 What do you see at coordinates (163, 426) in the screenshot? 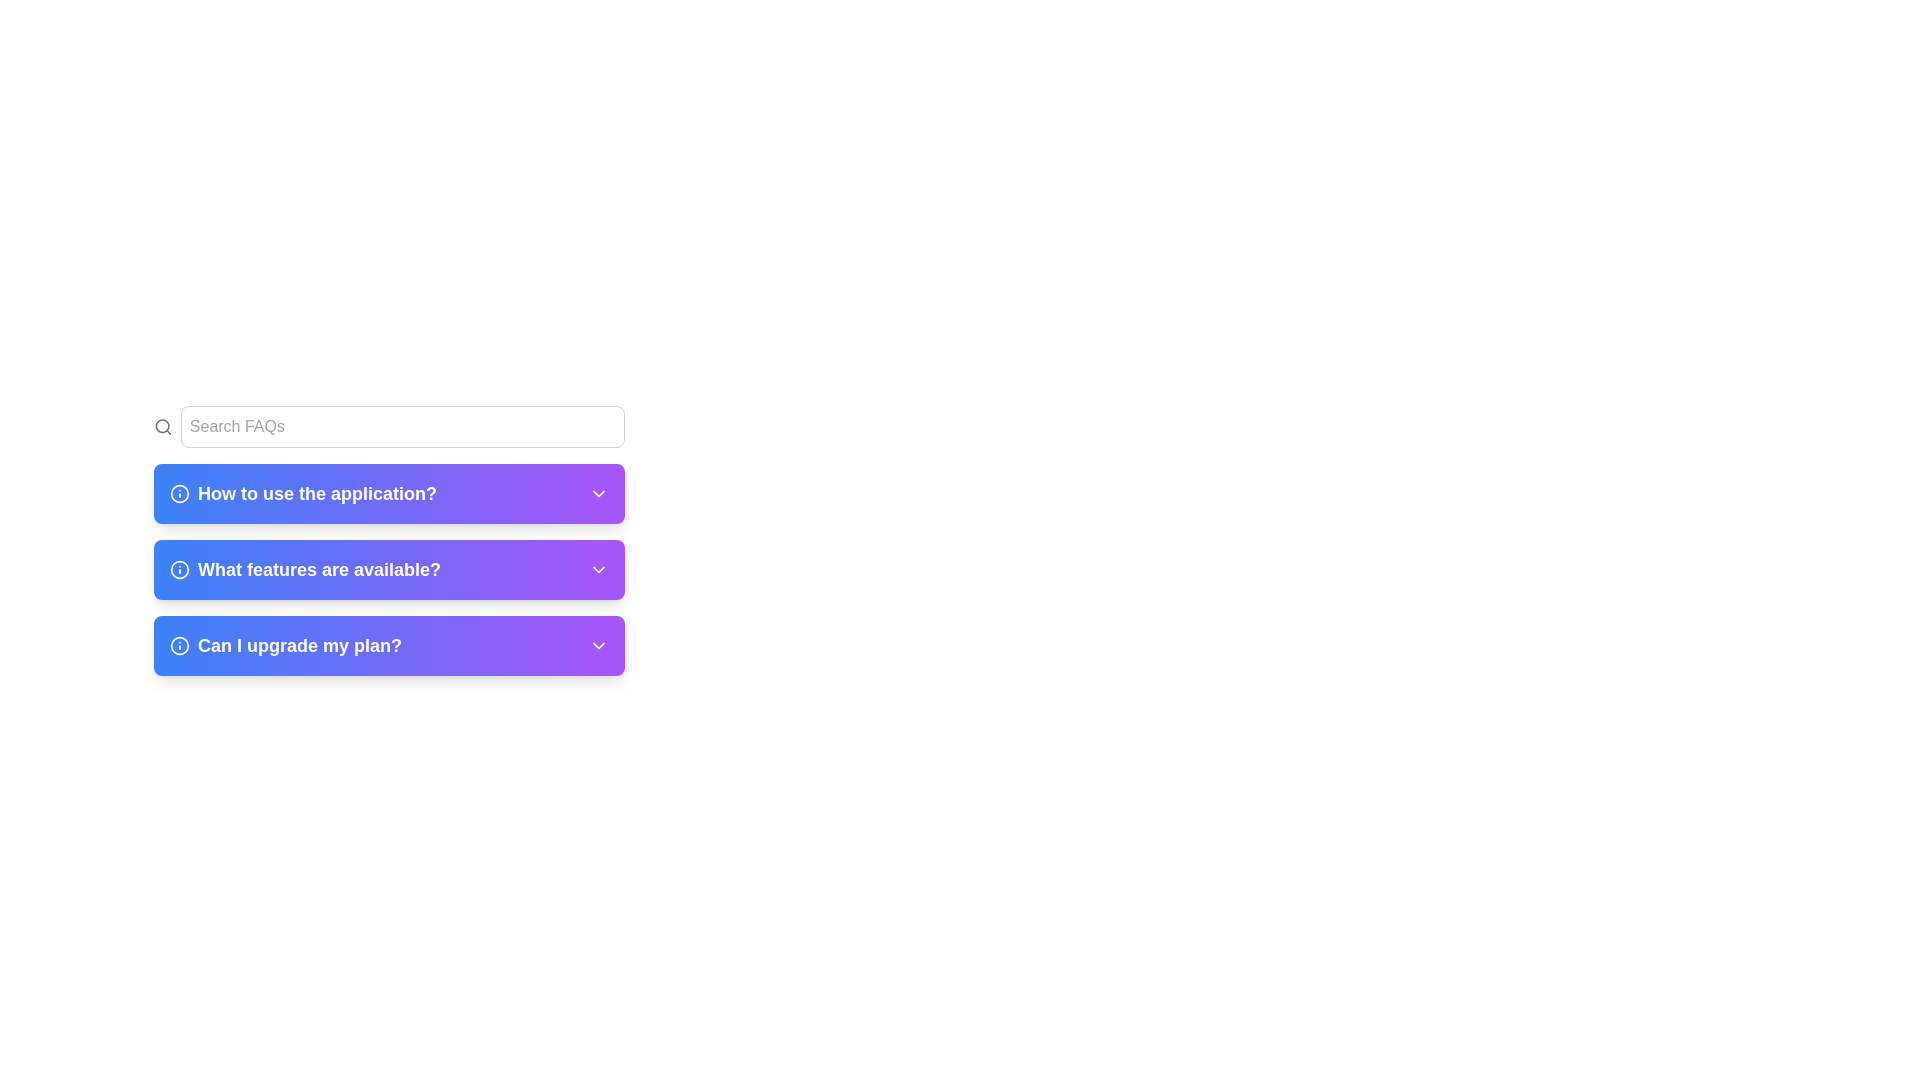
I see `the search icon located inside the search bar component at the left side, which visually indicates the associated input field is for searching` at bounding box center [163, 426].